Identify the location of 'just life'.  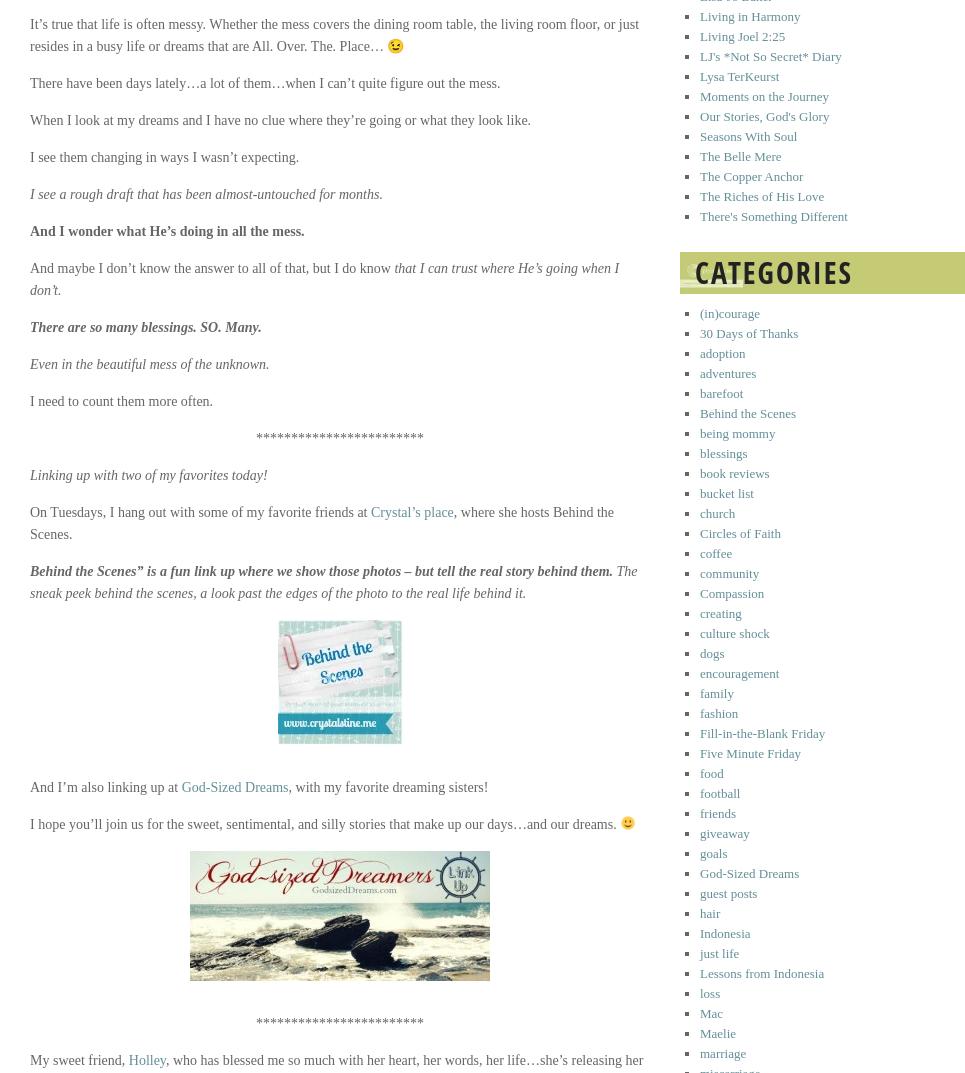
(699, 953).